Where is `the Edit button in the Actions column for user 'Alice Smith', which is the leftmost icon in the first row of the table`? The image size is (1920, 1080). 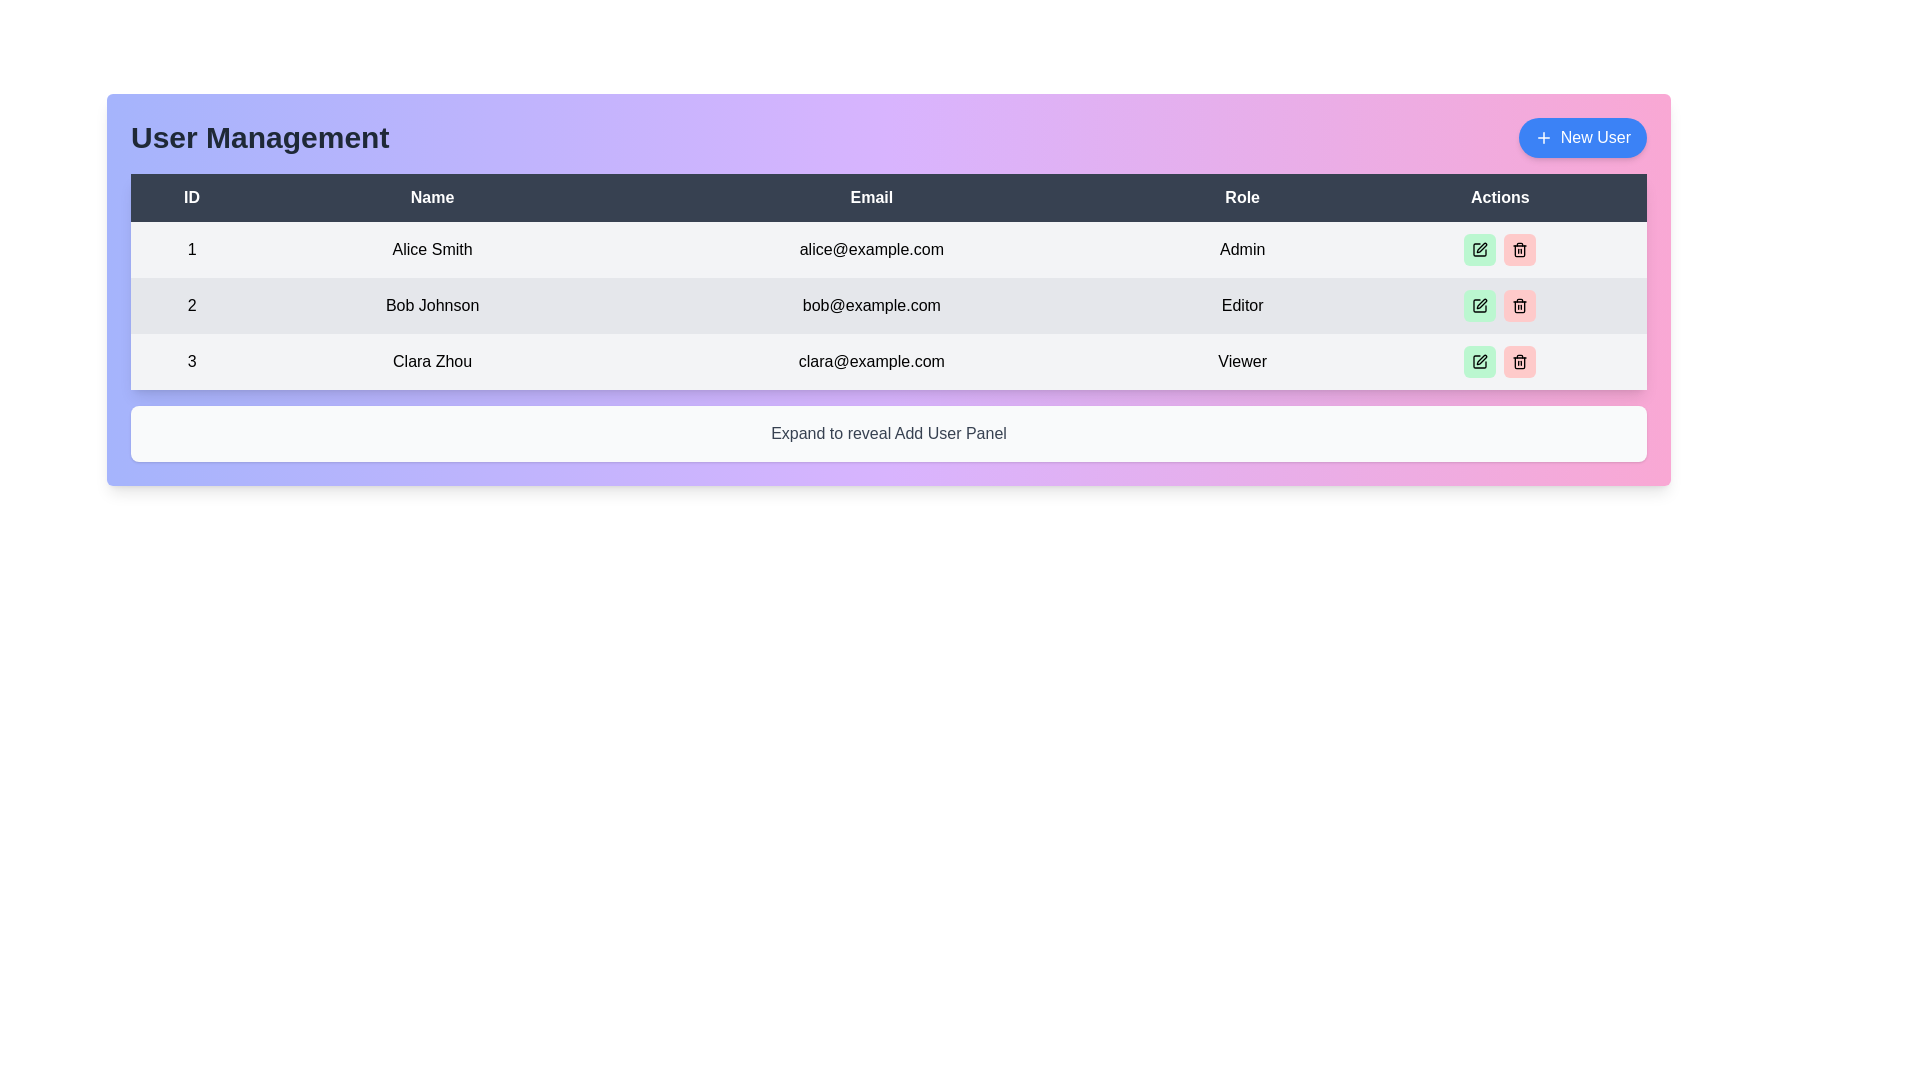
the Edit button in the Actions column for user 'Alice Smith', which is the leftmost icon in the first row of the table is located at coordinates (1480, 249).